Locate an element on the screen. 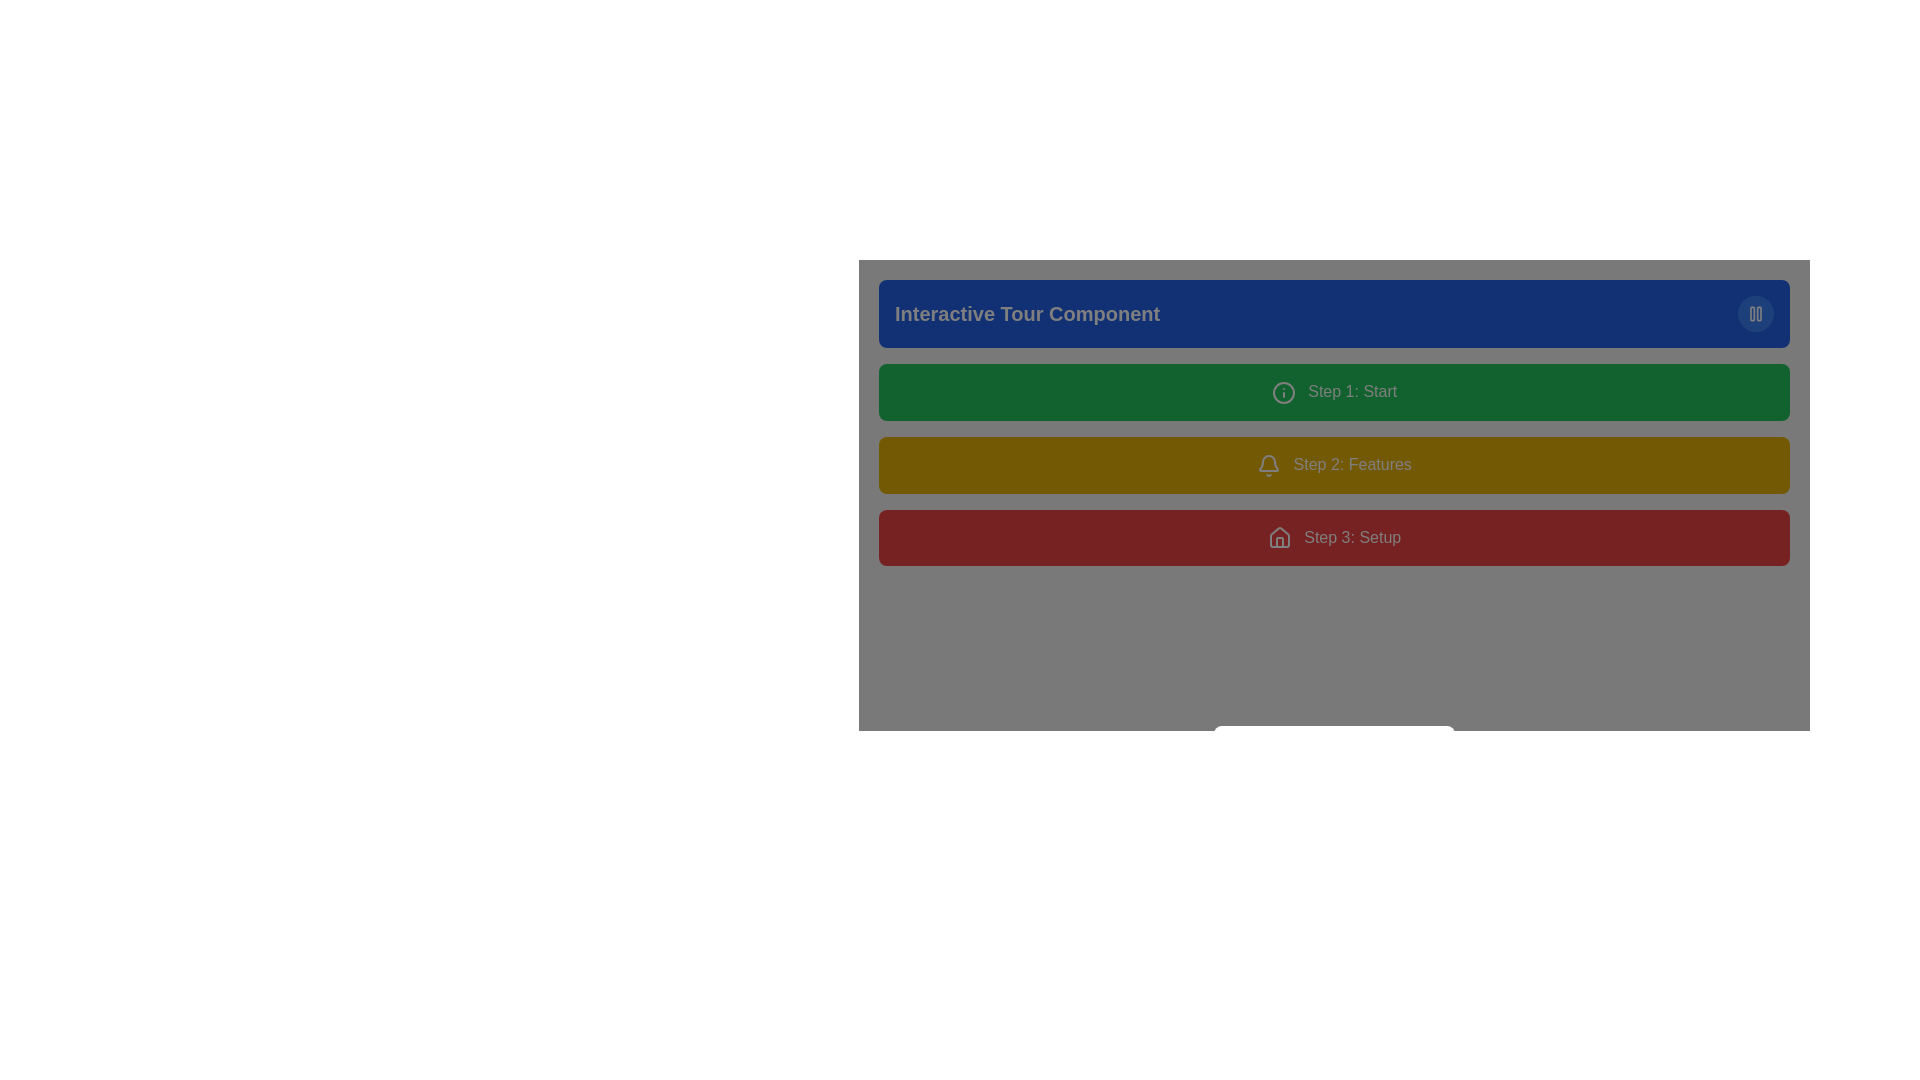  the pause button icon, which is a small icon with two vertical rectangles in a circular blue background, located in the top-right corner of the rounded blue rectangular section near the 'Interactive Tour Component' title is located at coordinates (1755, 313).